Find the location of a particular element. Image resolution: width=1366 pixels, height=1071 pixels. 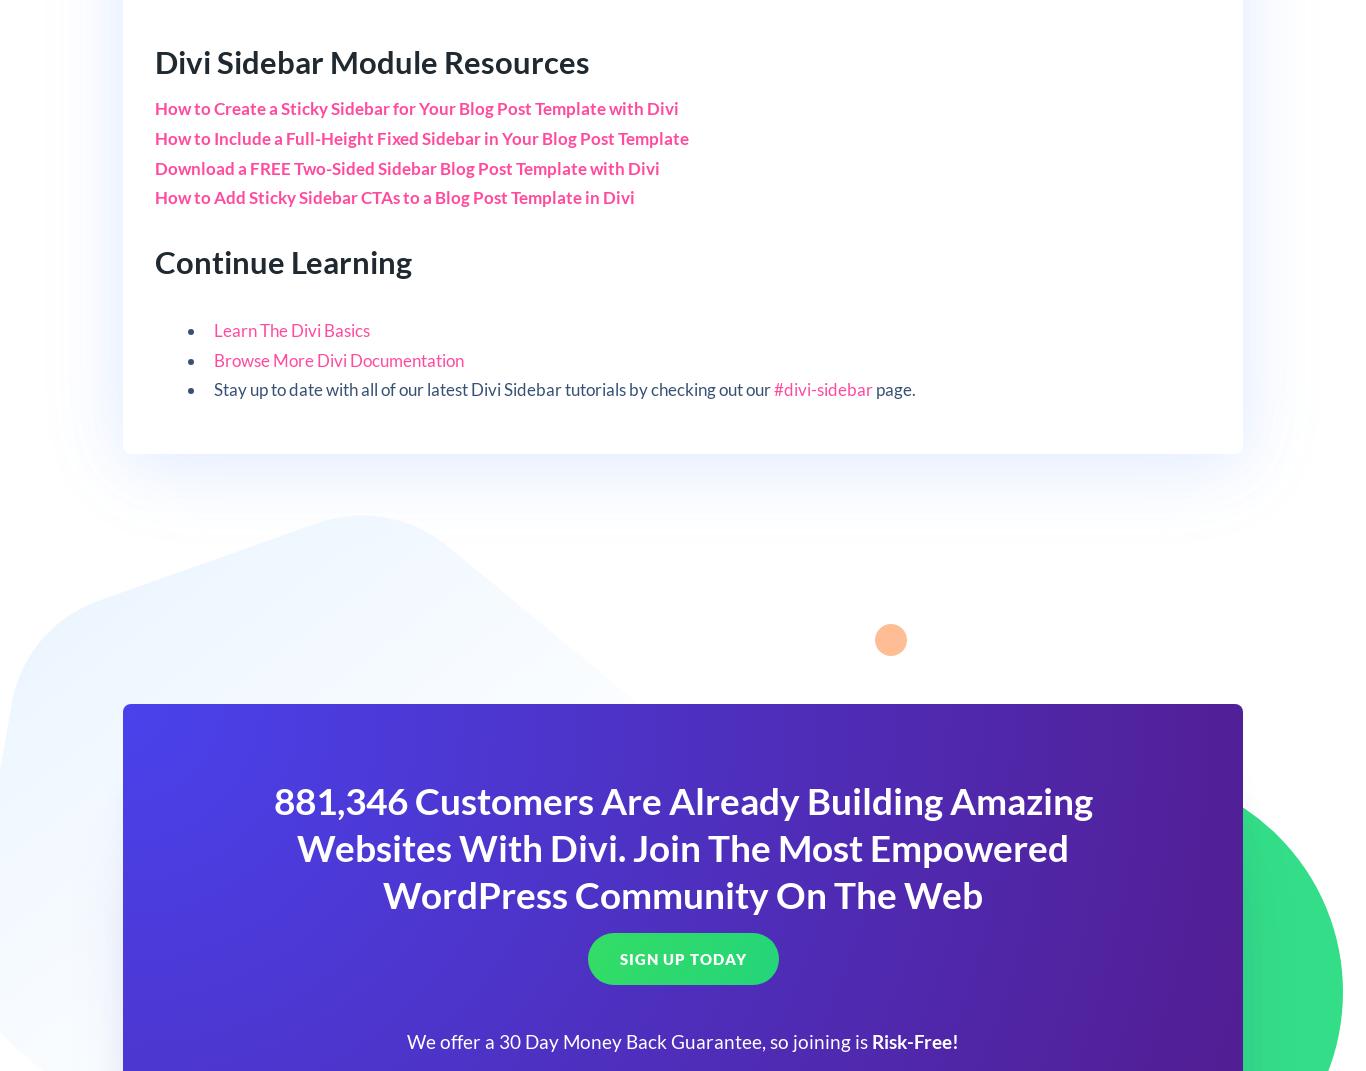

'#divi-sidebar' is located at coordinates (773, 389).